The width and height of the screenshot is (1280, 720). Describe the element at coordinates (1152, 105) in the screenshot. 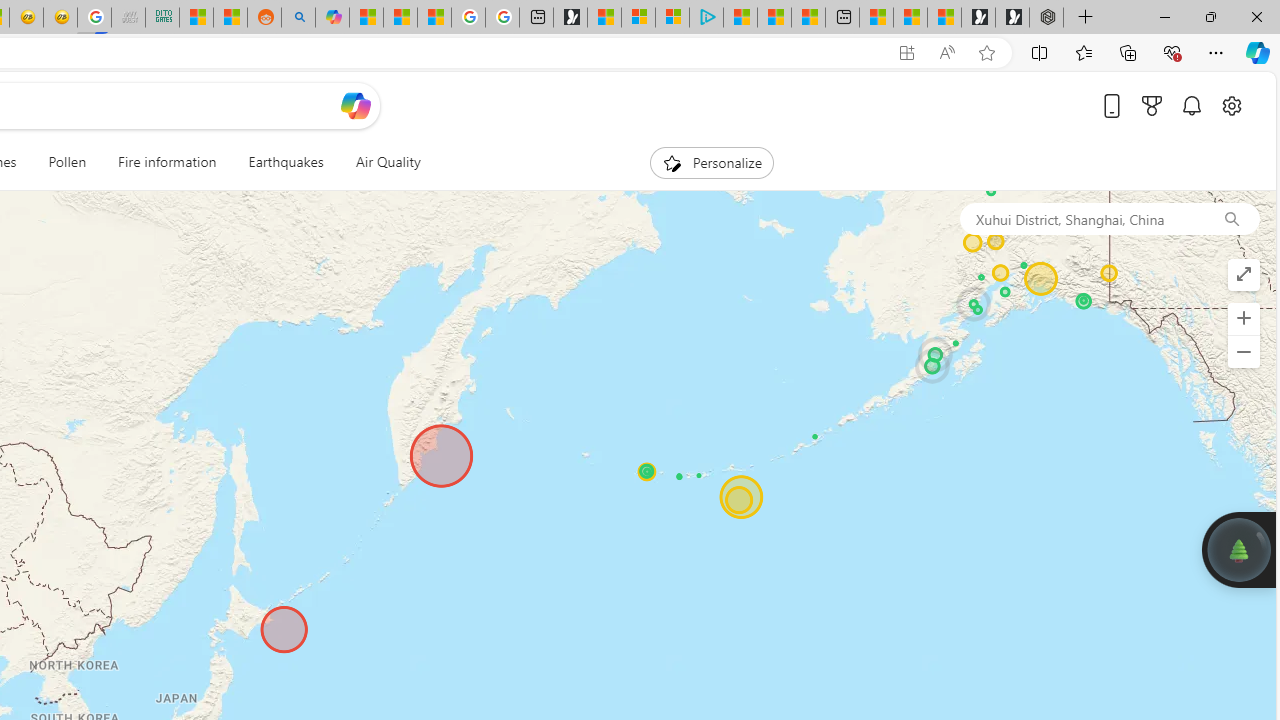

I see `'Microsoft rewards'` at that location.